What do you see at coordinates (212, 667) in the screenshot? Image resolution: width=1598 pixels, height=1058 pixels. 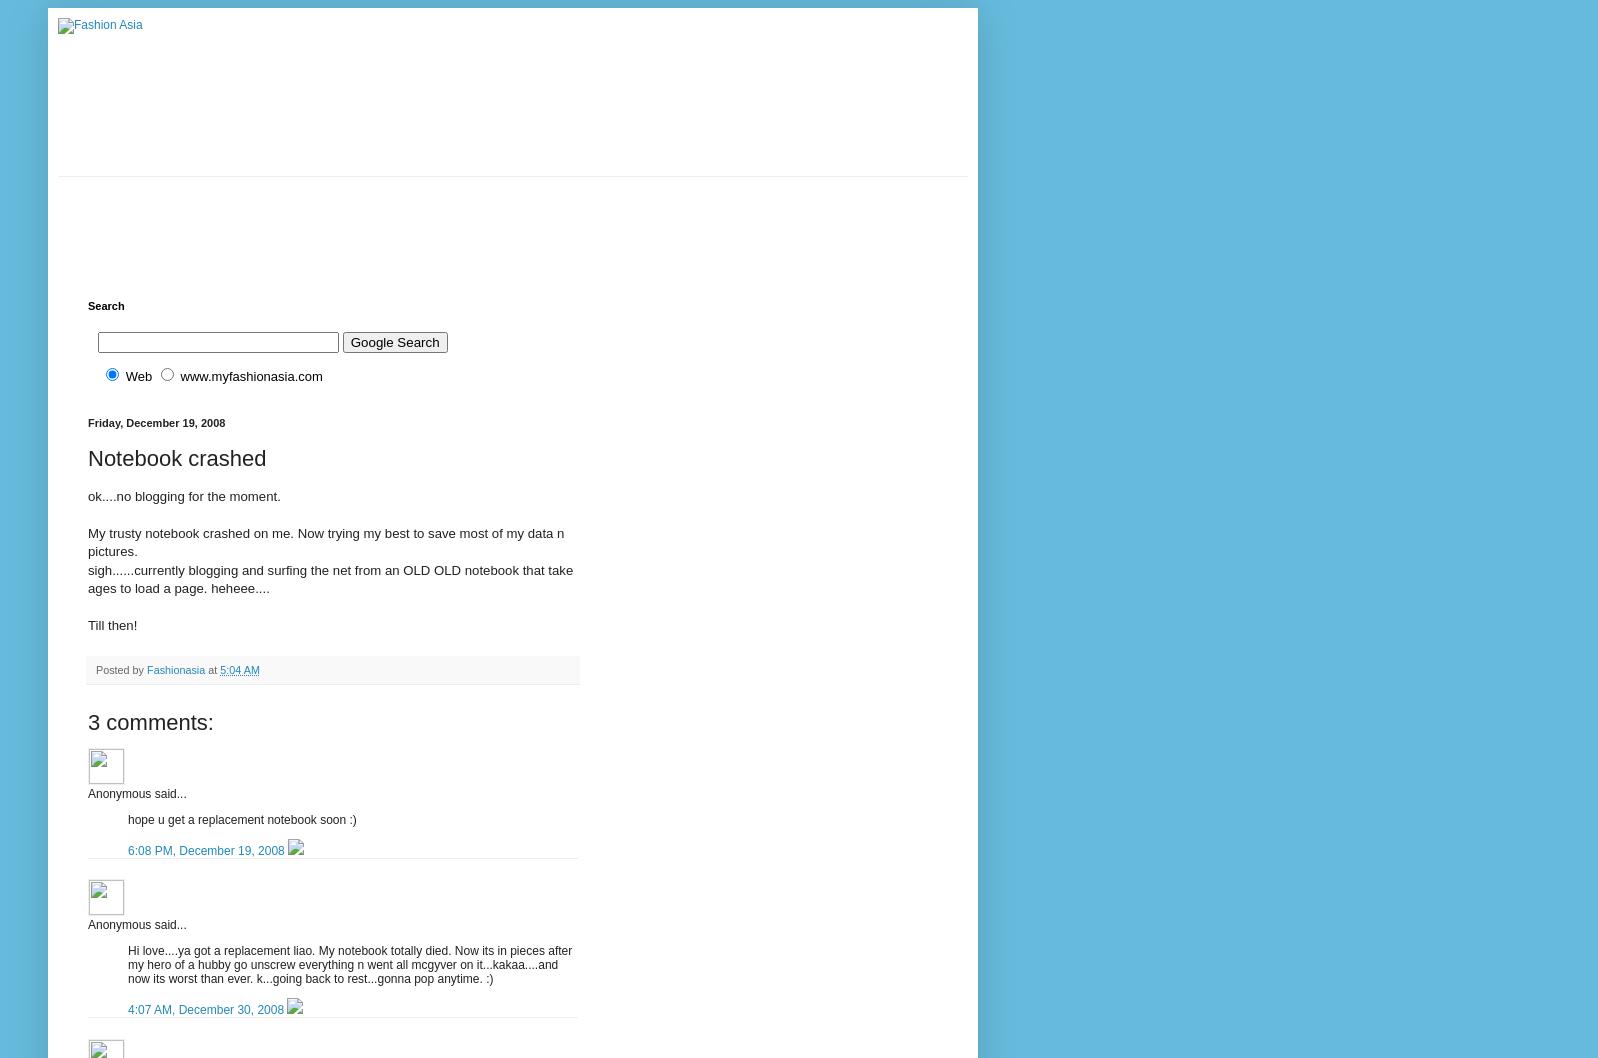 I see `'at'` at bounding box center [212, 667].